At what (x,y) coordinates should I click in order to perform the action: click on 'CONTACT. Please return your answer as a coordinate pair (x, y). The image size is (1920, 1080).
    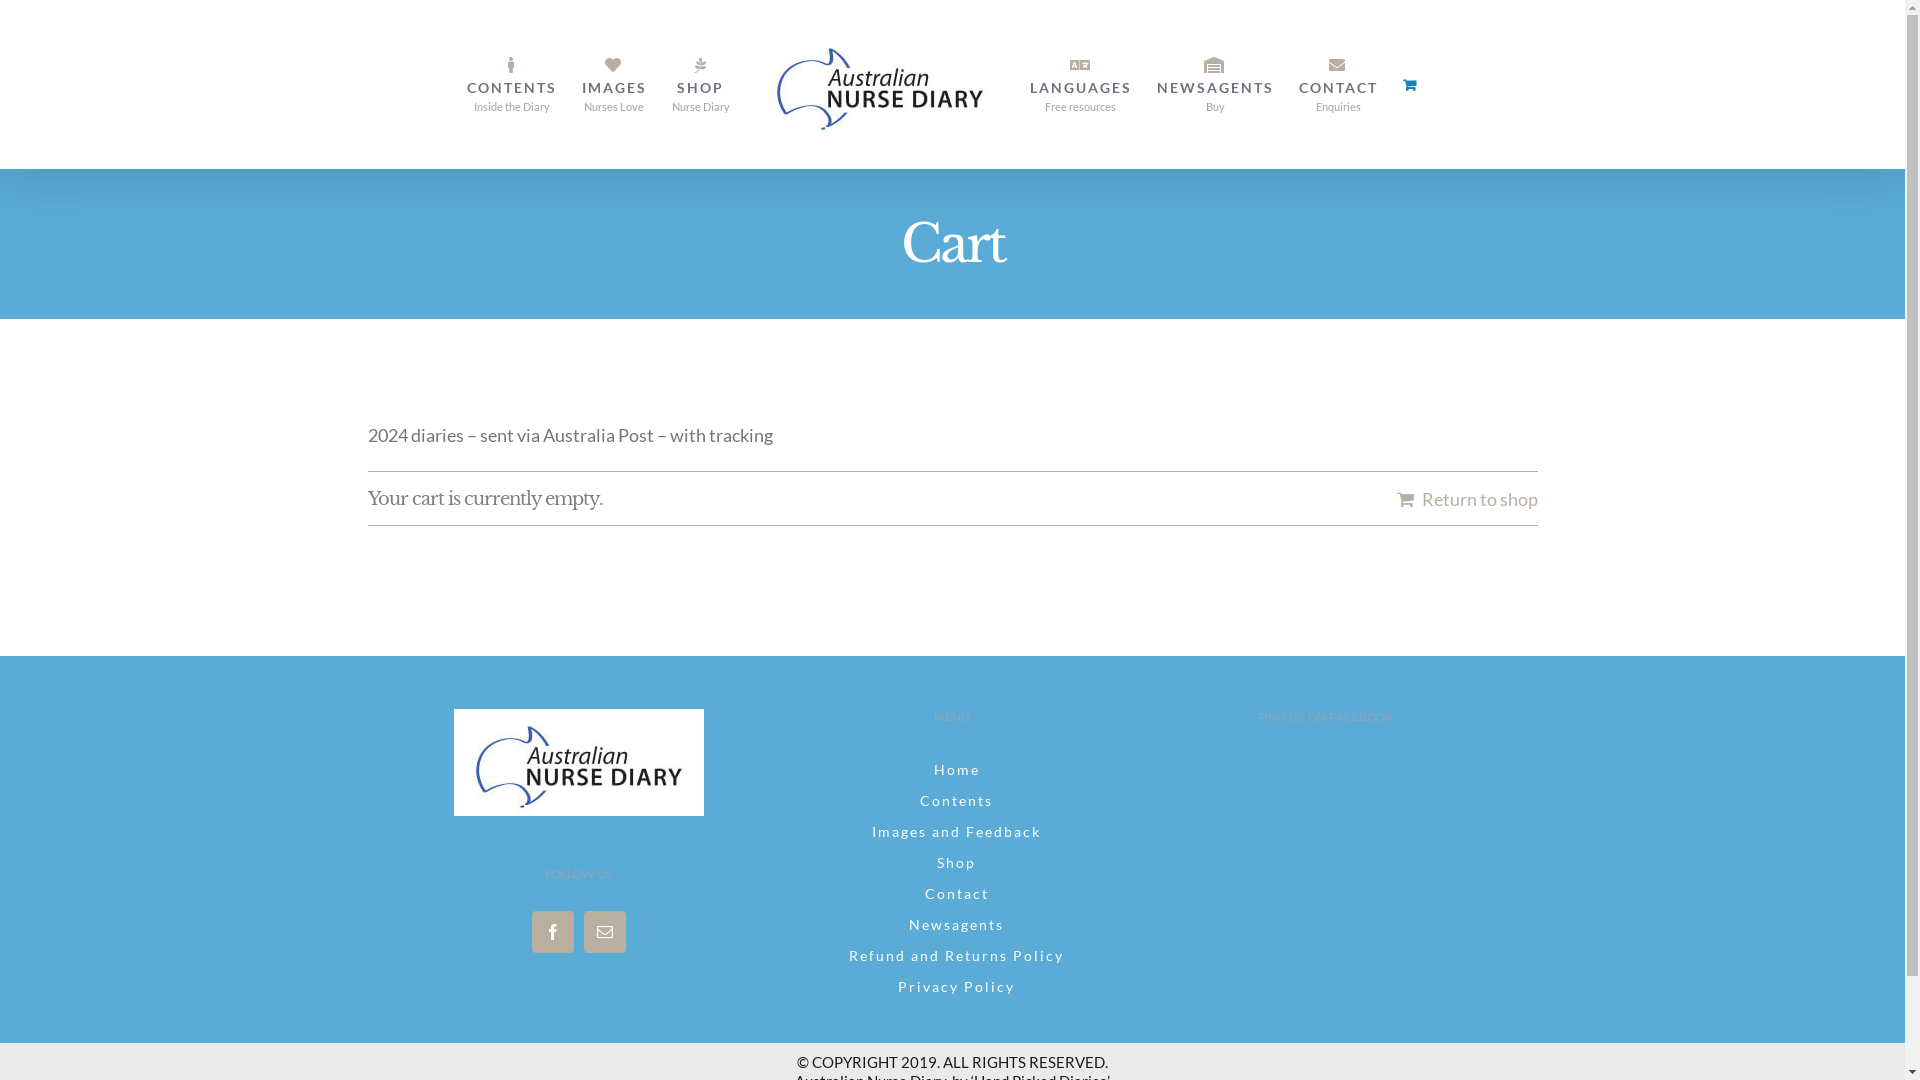
    Looking at the image, I should click on (1337, 83).